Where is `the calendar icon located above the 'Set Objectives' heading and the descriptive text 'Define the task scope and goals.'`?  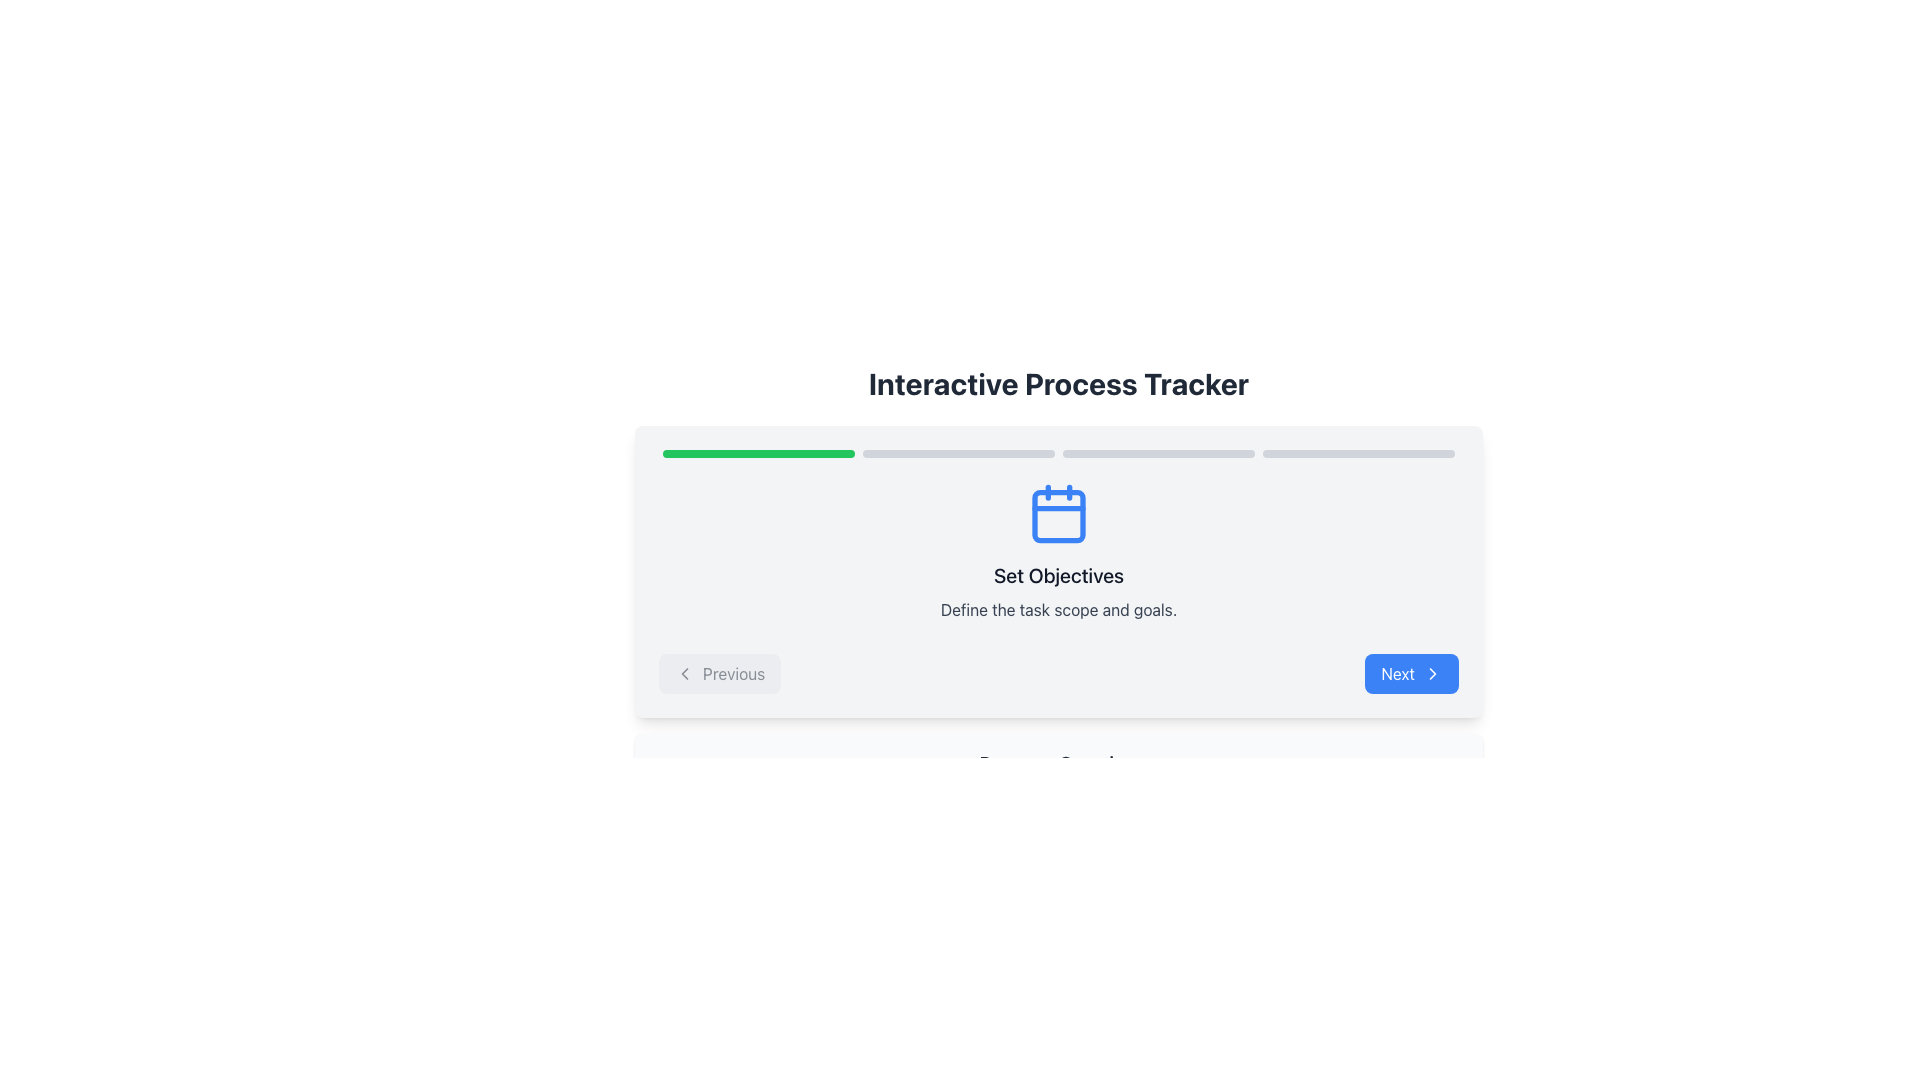 the calendar icon located above the 'Set Objectives' heading and the descriptive text 'Define the task scope and goals.' is located at coordinates (1058, 512).